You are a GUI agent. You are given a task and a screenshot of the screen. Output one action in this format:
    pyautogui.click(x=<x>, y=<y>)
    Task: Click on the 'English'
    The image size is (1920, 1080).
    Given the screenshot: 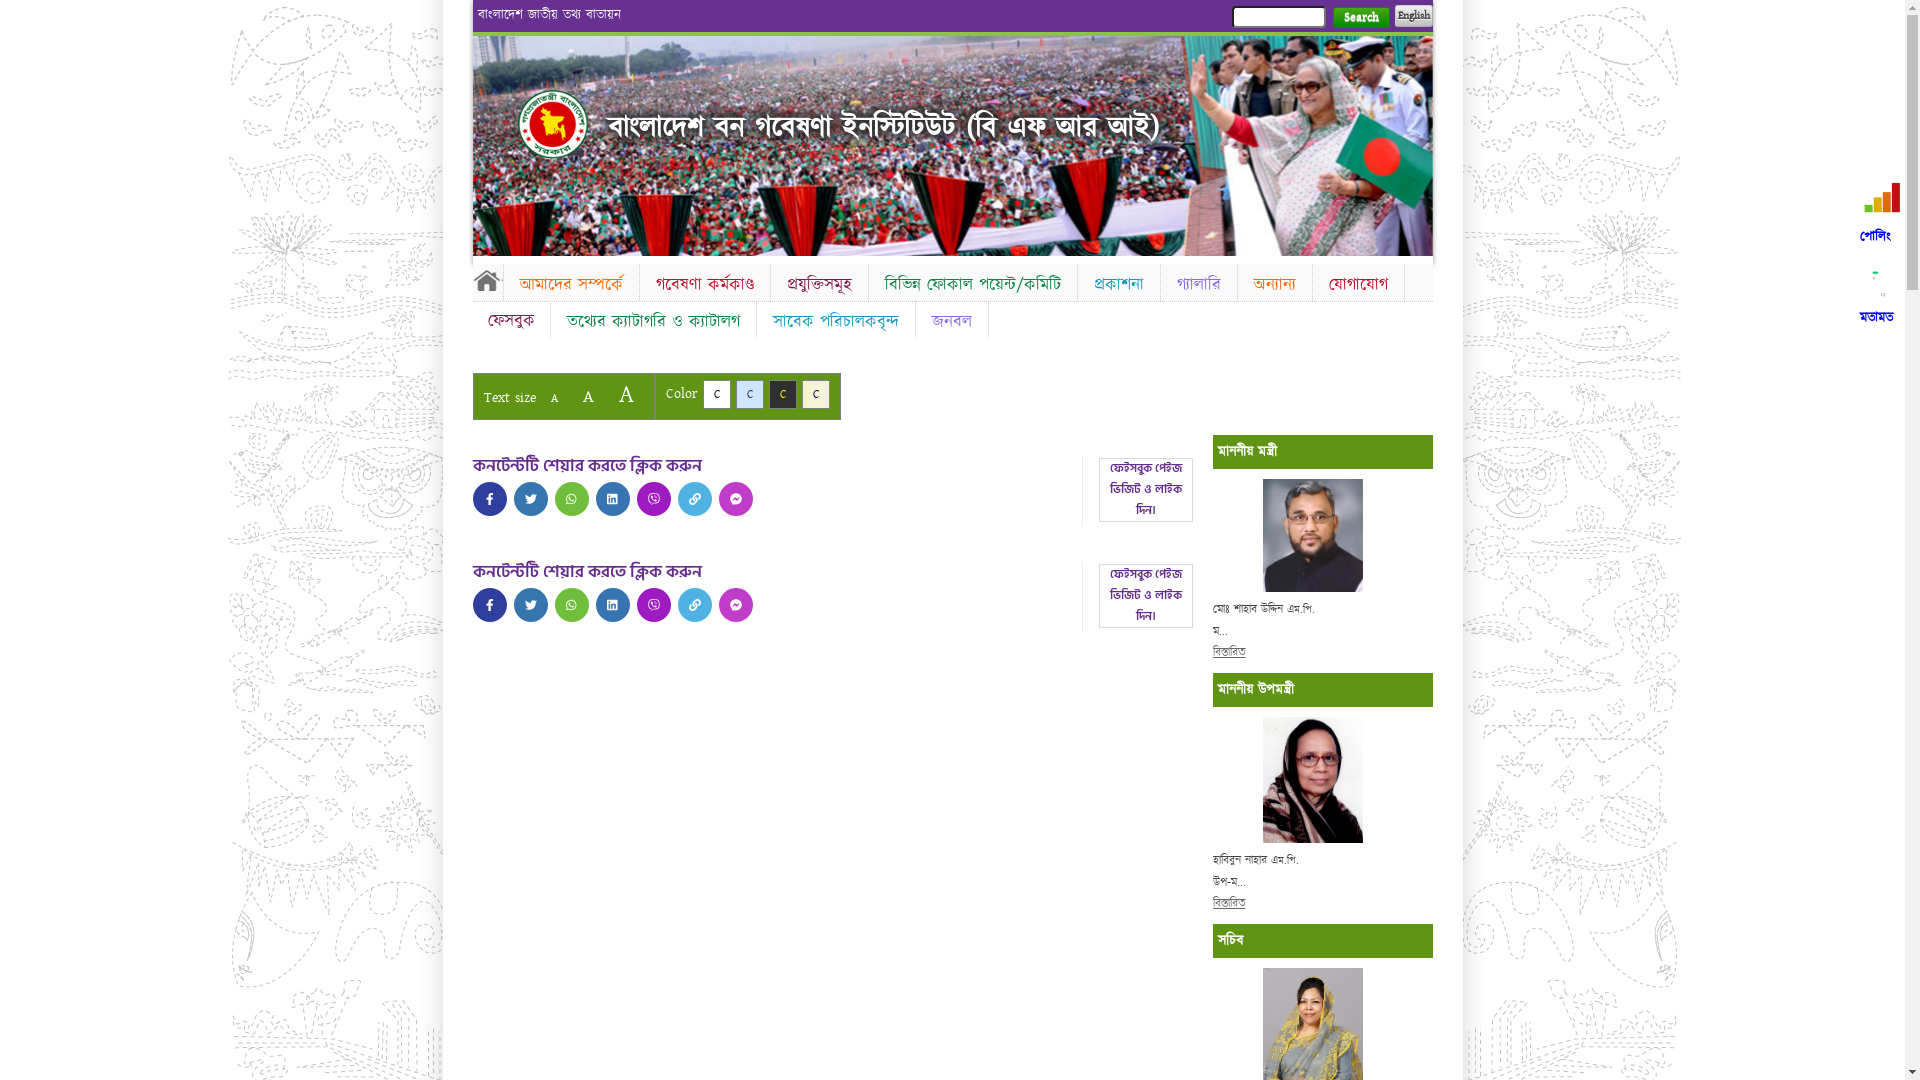 What is the action you would take?
    pyautogui.click(x=1411, y=15)
    